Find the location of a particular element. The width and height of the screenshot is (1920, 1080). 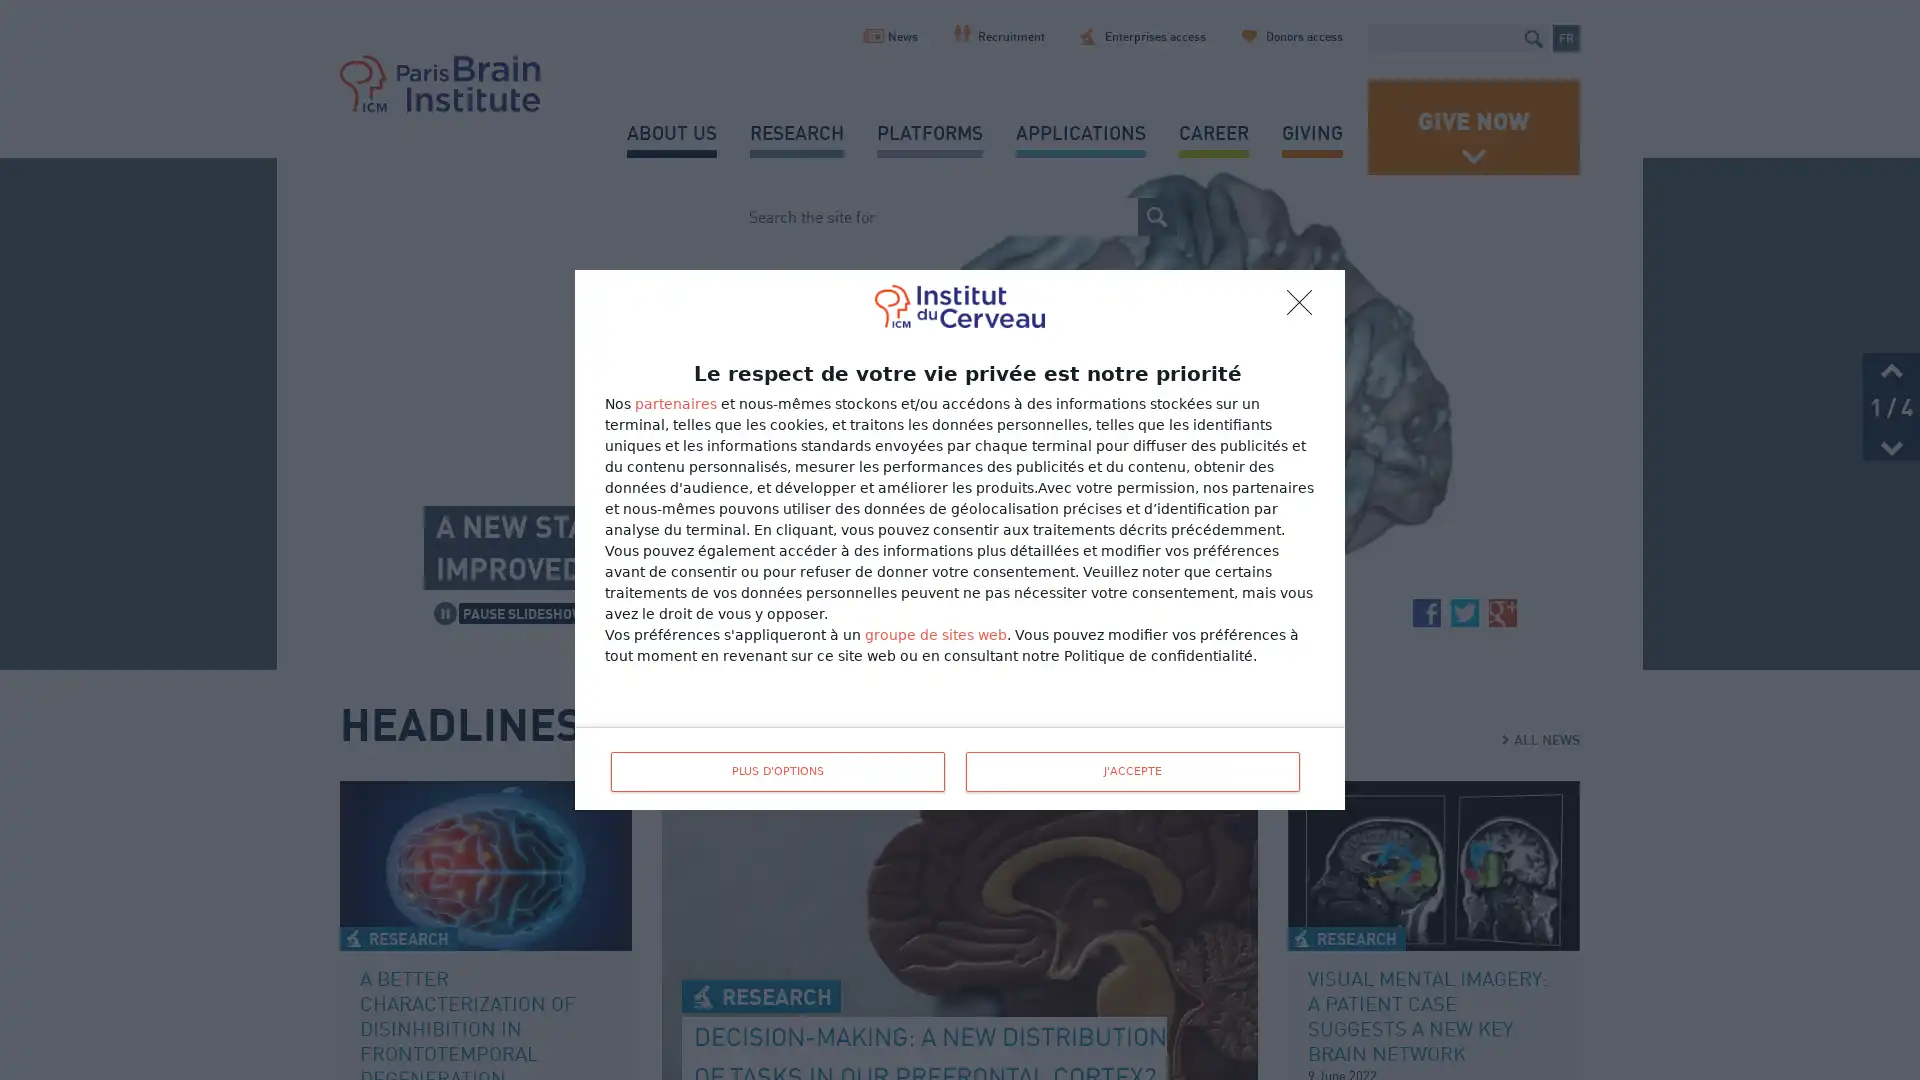

Search the site for is located at coordinates (1532, 38).